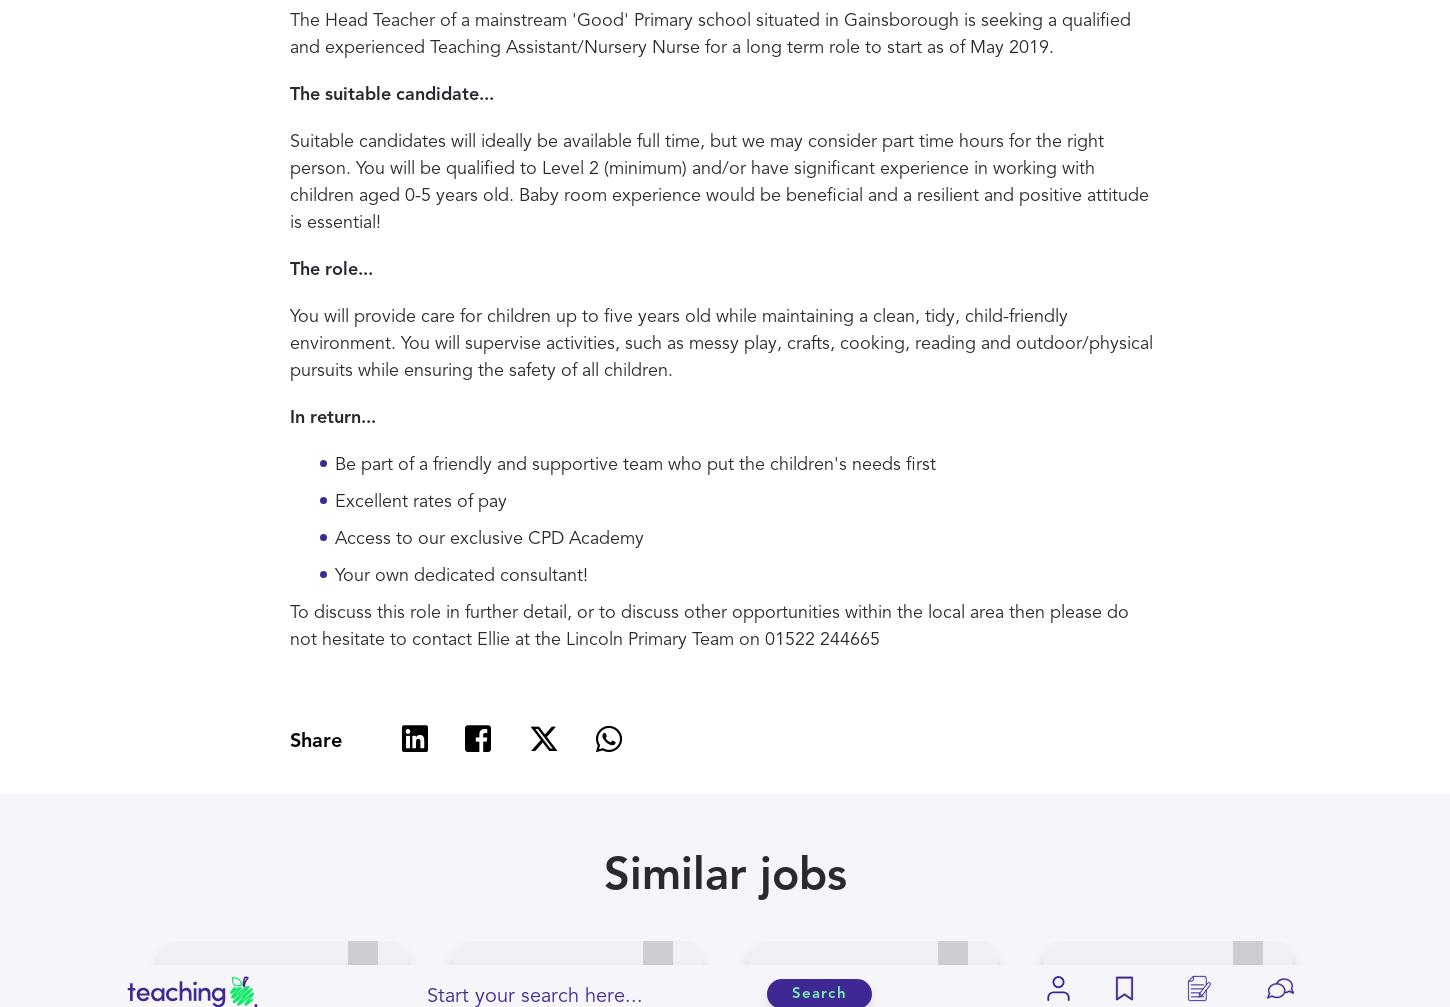 The width and height of the screenshot is (1450, 1007). What do you see at coordinates (465, 583) in the screenshot?
I see `'FAQs'` at bounding box center [465, 583].